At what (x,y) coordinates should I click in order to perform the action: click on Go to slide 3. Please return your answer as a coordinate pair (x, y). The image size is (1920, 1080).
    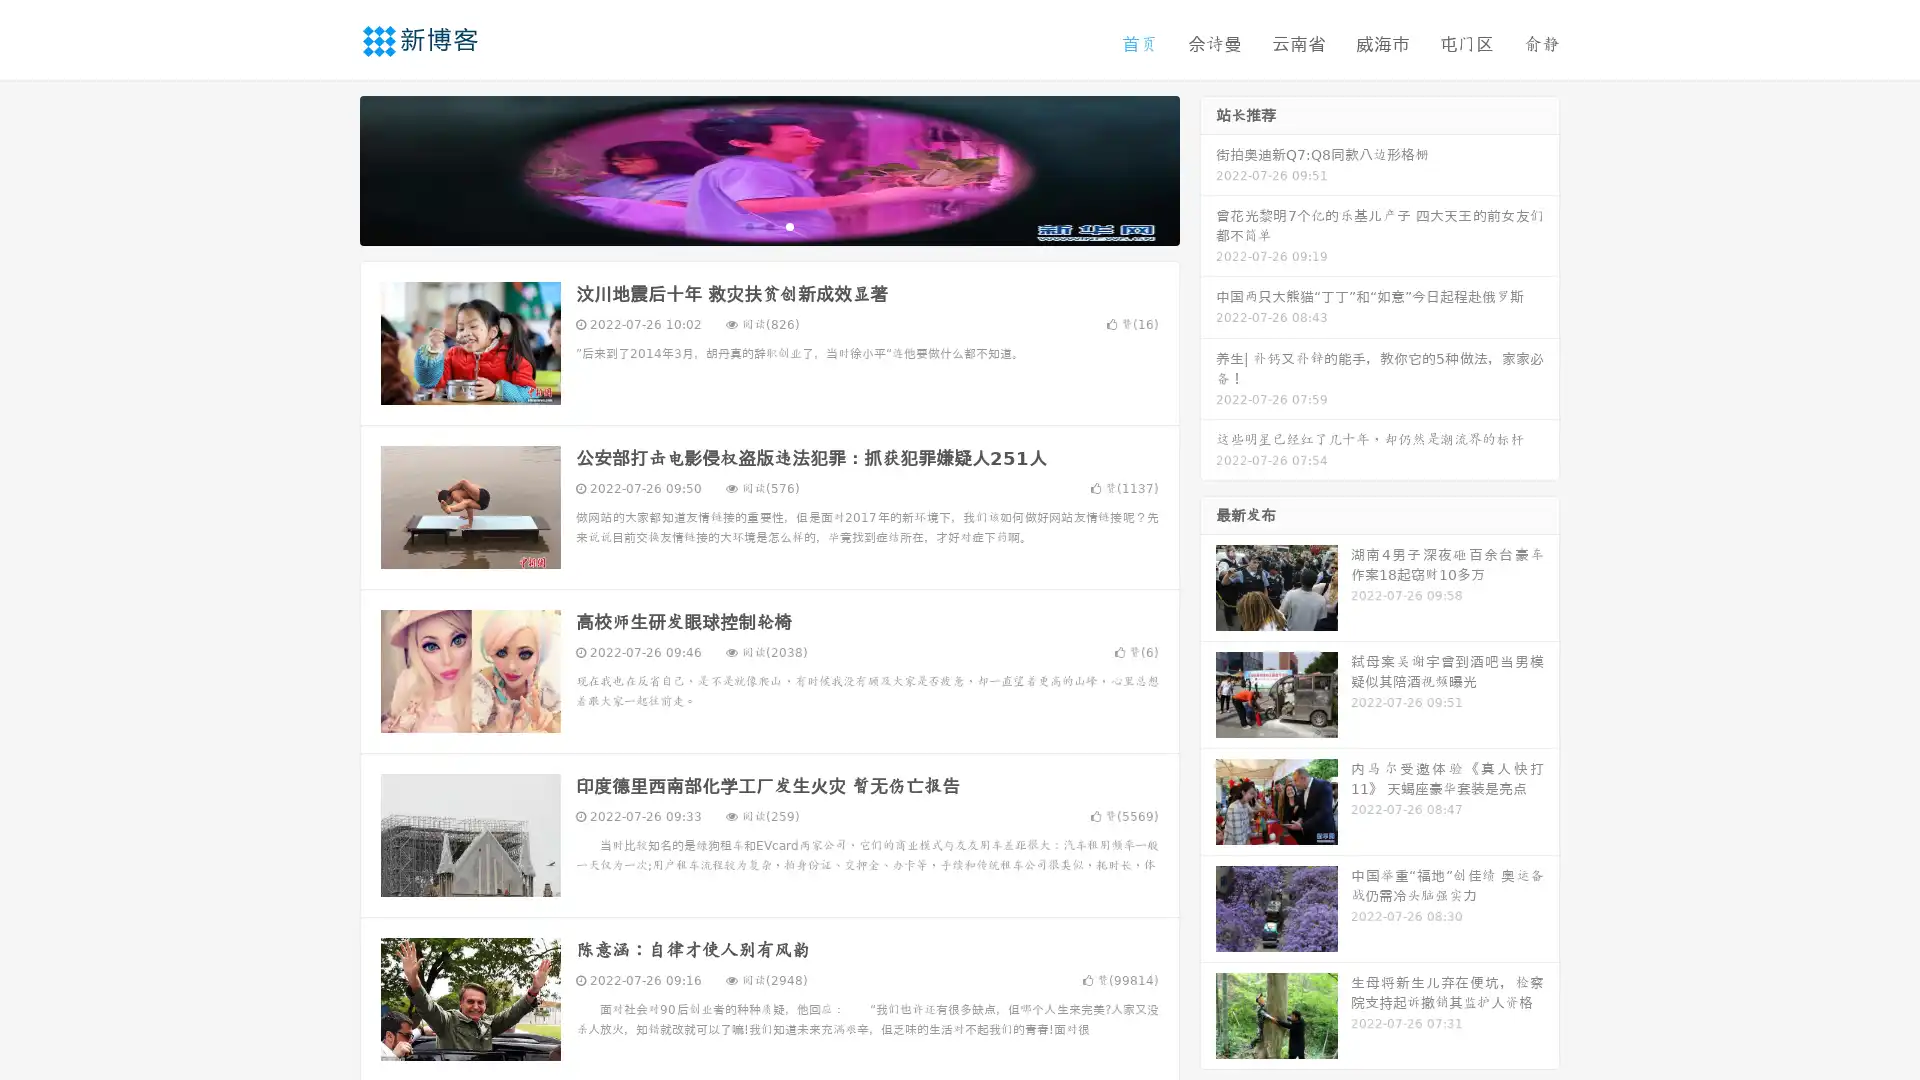
    Looking at the image, I should click on (789, 225).